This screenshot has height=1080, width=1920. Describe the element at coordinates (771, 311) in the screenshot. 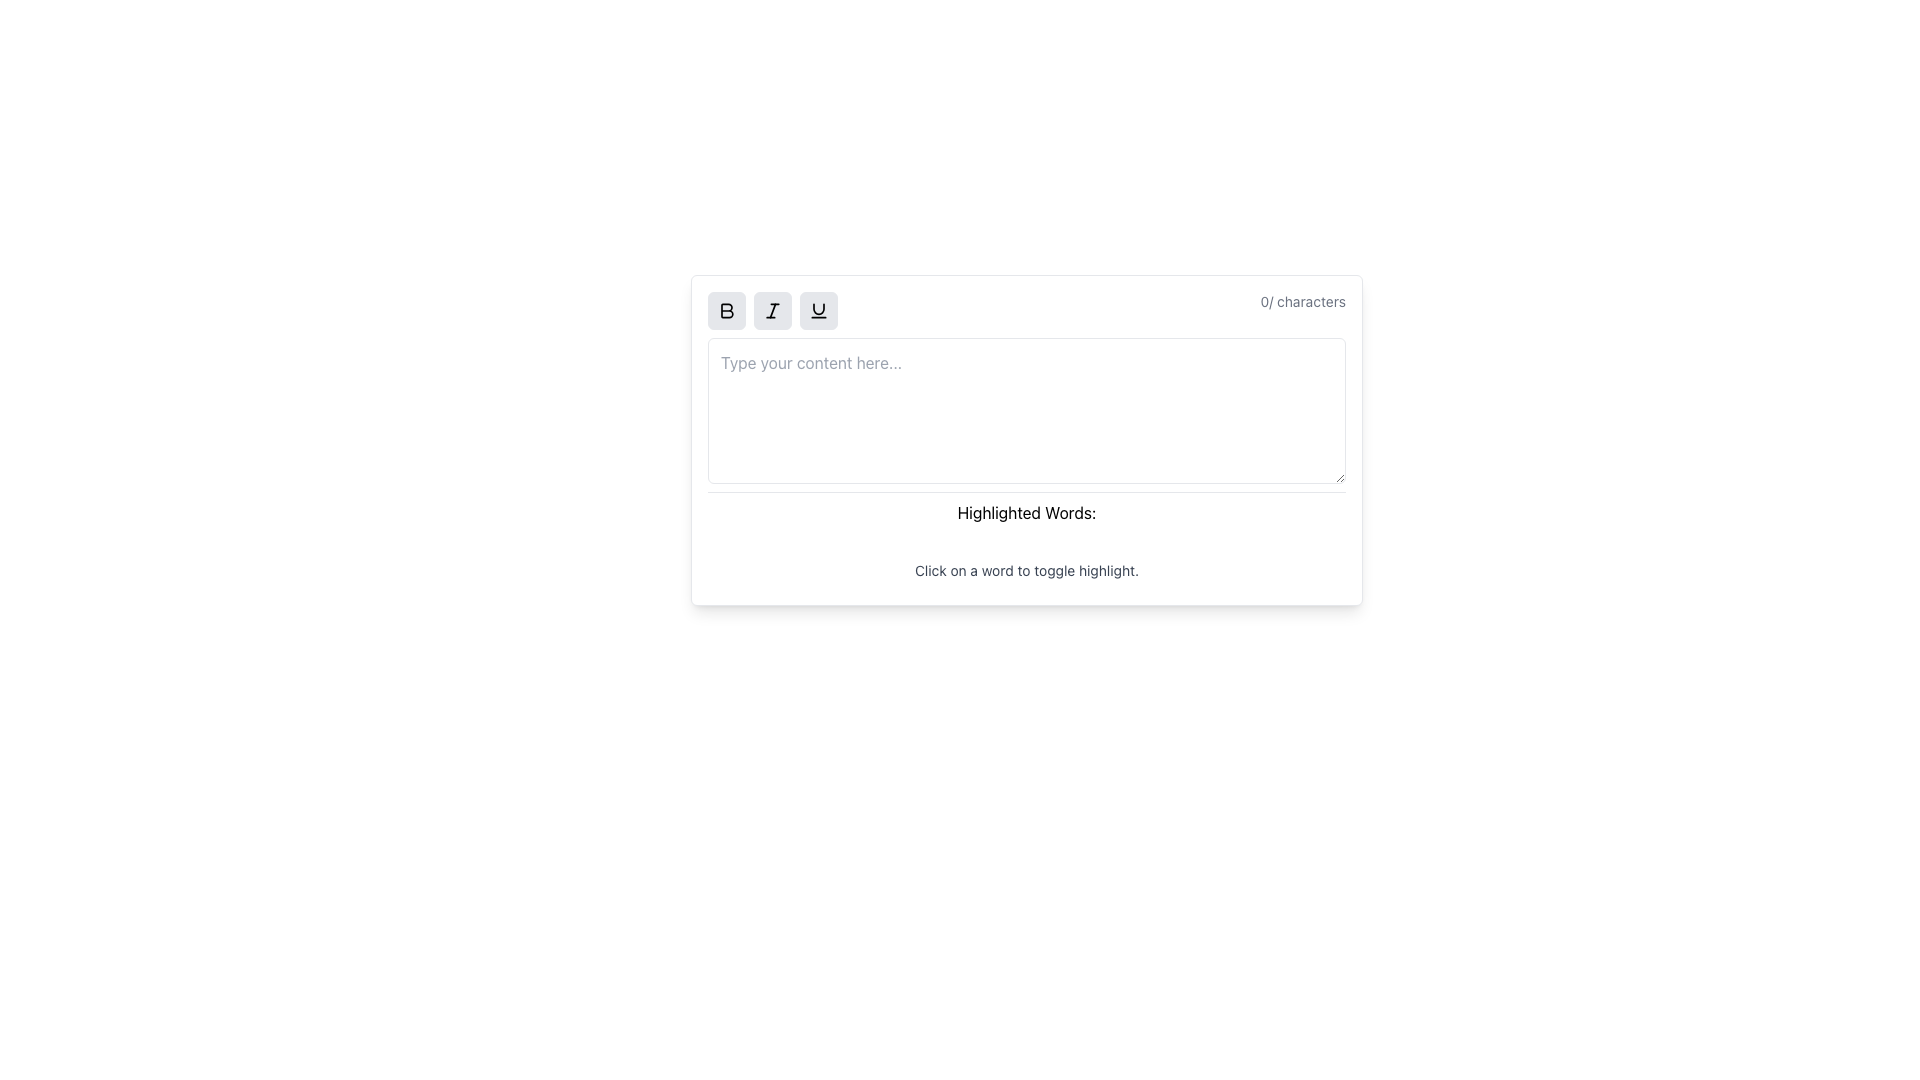

I see `the italic button in the text formatting toolbar` at that location.